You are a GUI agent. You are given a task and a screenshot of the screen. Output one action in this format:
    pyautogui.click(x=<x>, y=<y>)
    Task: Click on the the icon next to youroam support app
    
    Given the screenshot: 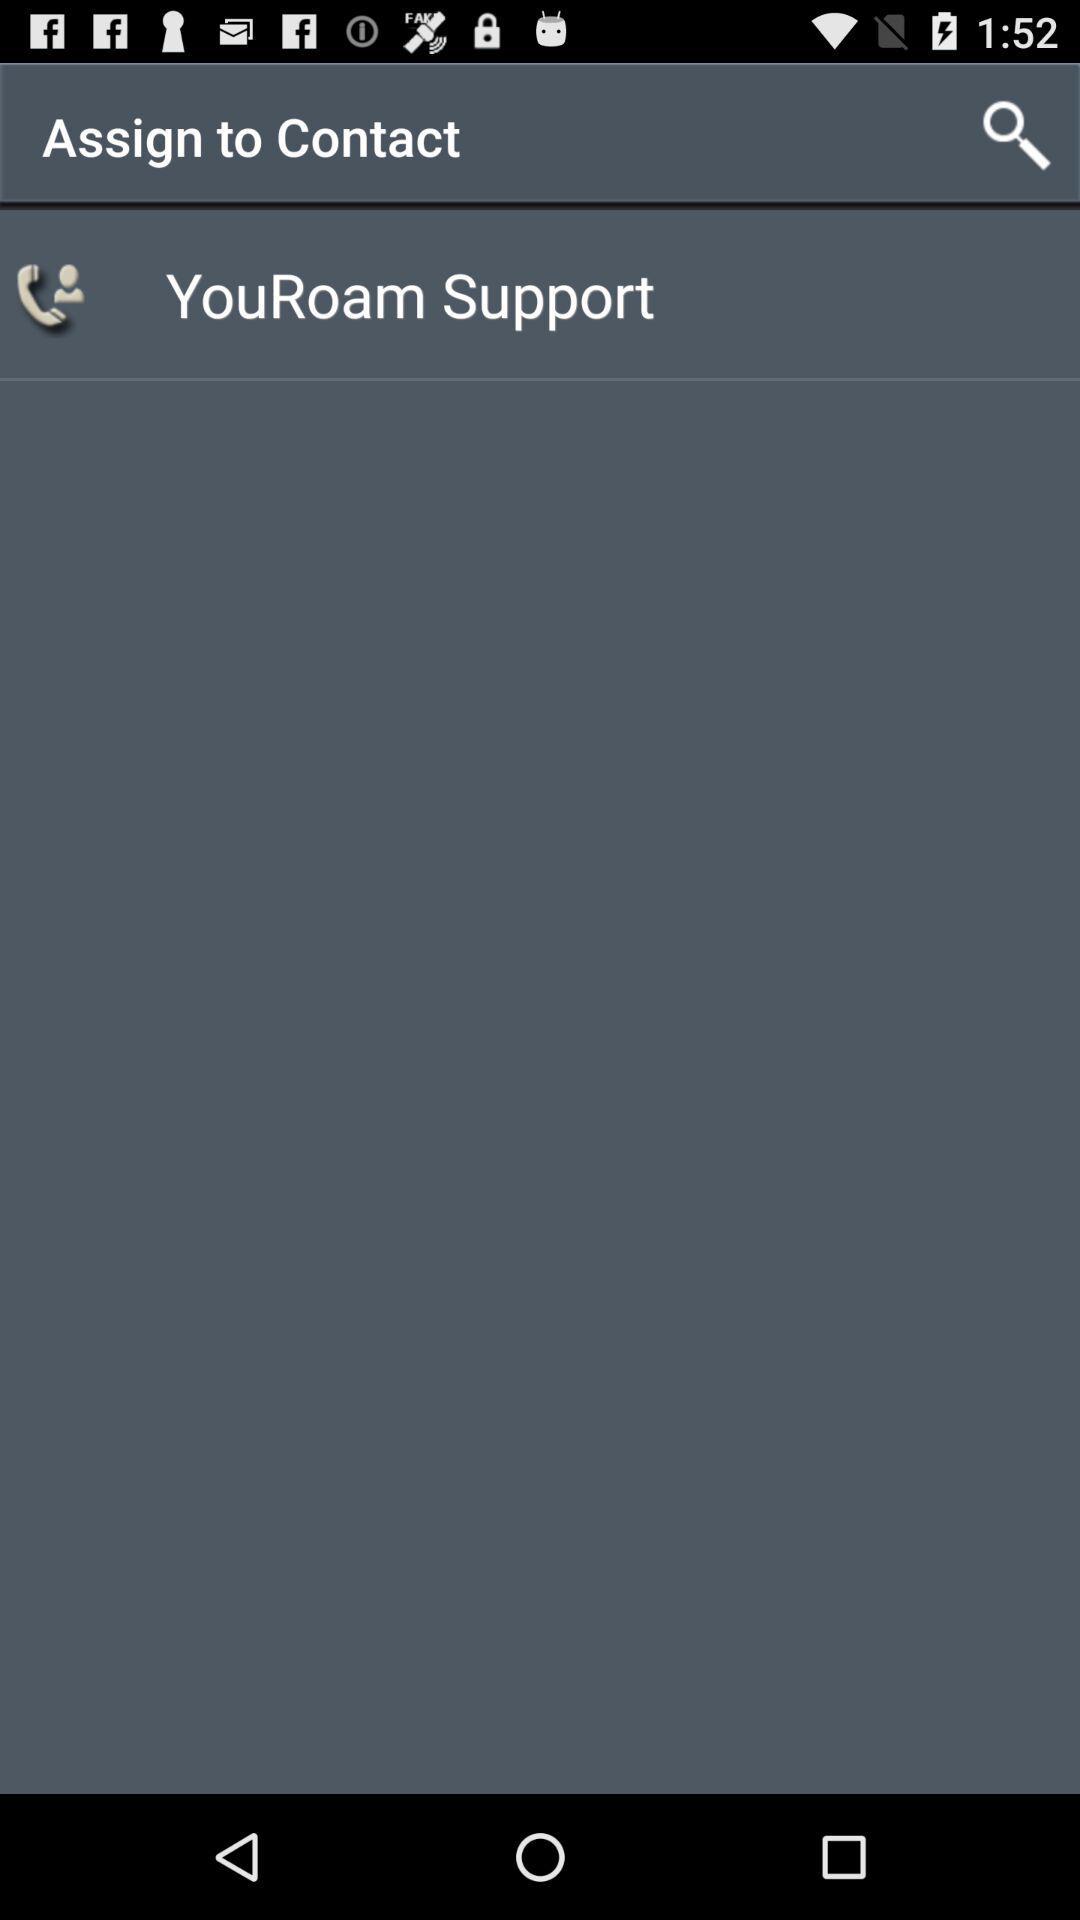 What is the action you would take?
    pyautogui.click(x=53, y=292)
    